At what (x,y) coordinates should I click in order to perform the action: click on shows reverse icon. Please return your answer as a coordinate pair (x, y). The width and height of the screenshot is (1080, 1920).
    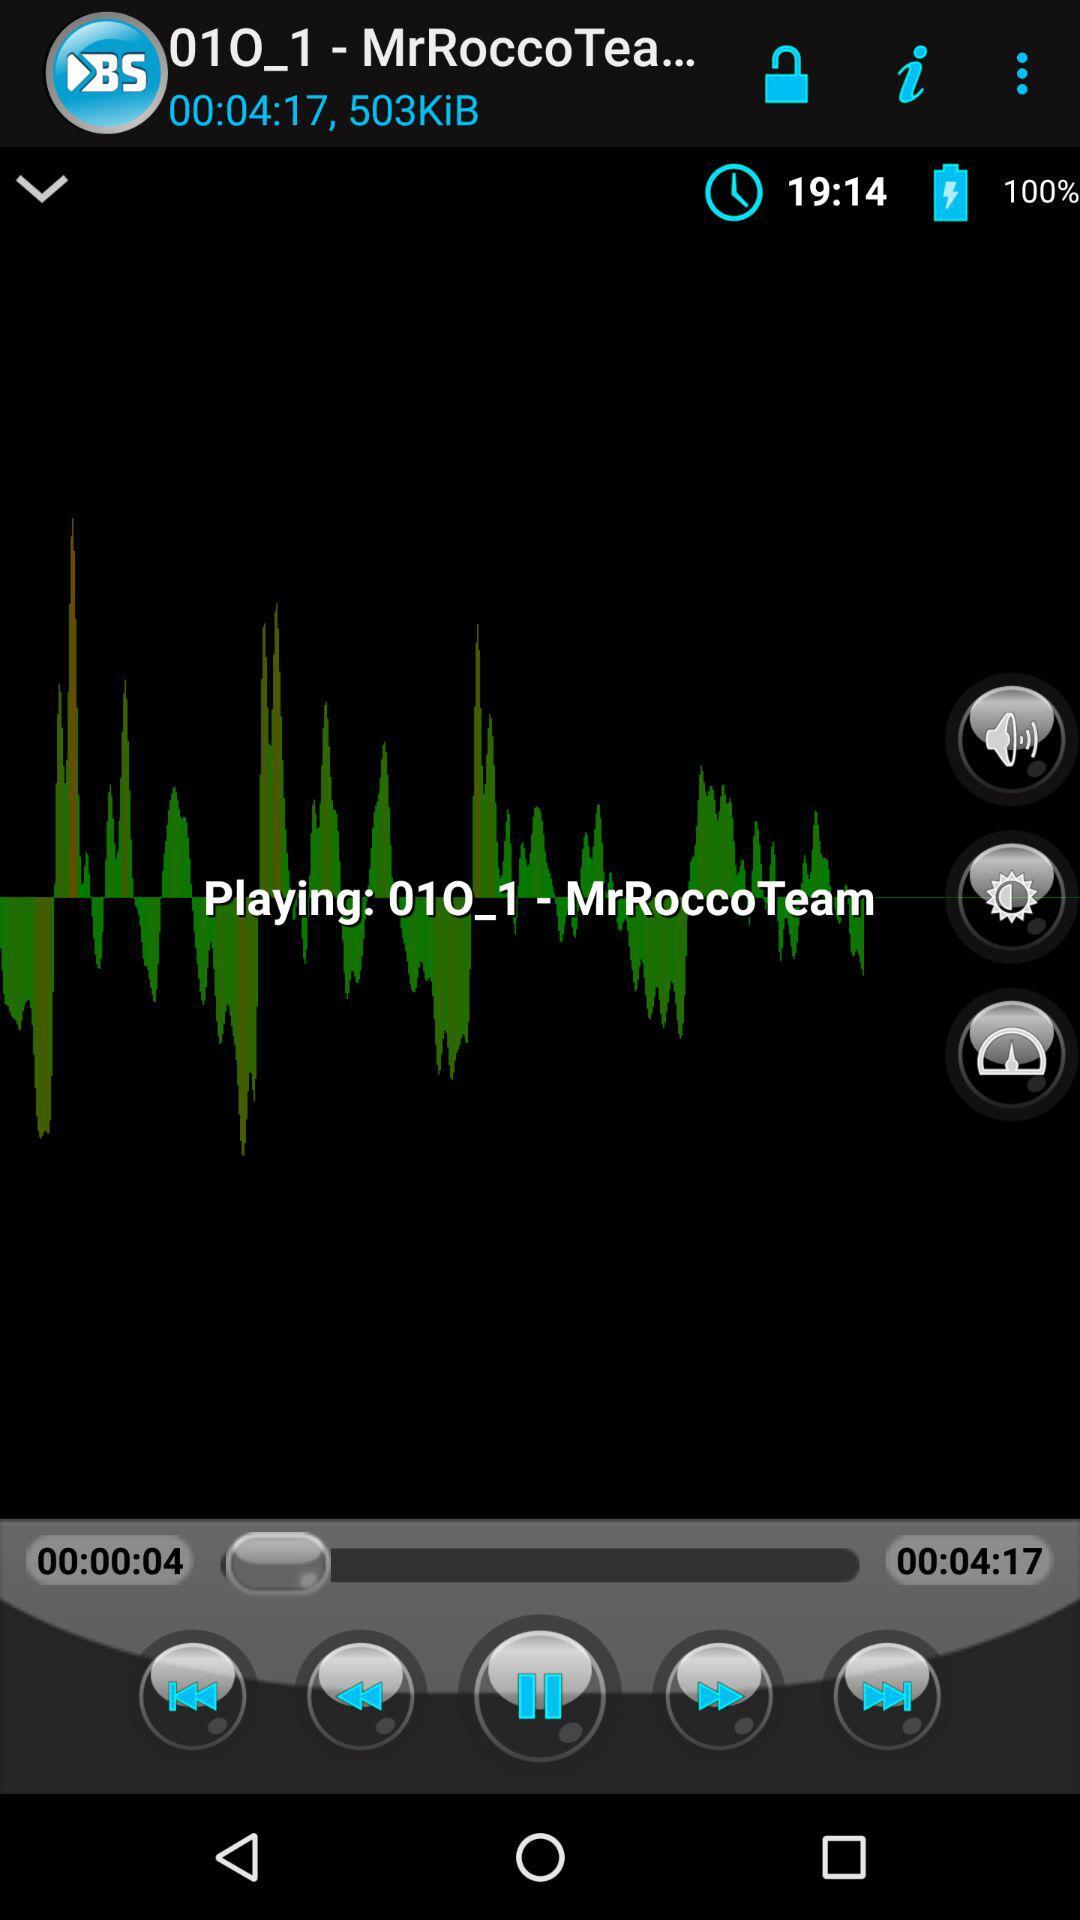
    Looking at the image, I should click on (192, 1695).